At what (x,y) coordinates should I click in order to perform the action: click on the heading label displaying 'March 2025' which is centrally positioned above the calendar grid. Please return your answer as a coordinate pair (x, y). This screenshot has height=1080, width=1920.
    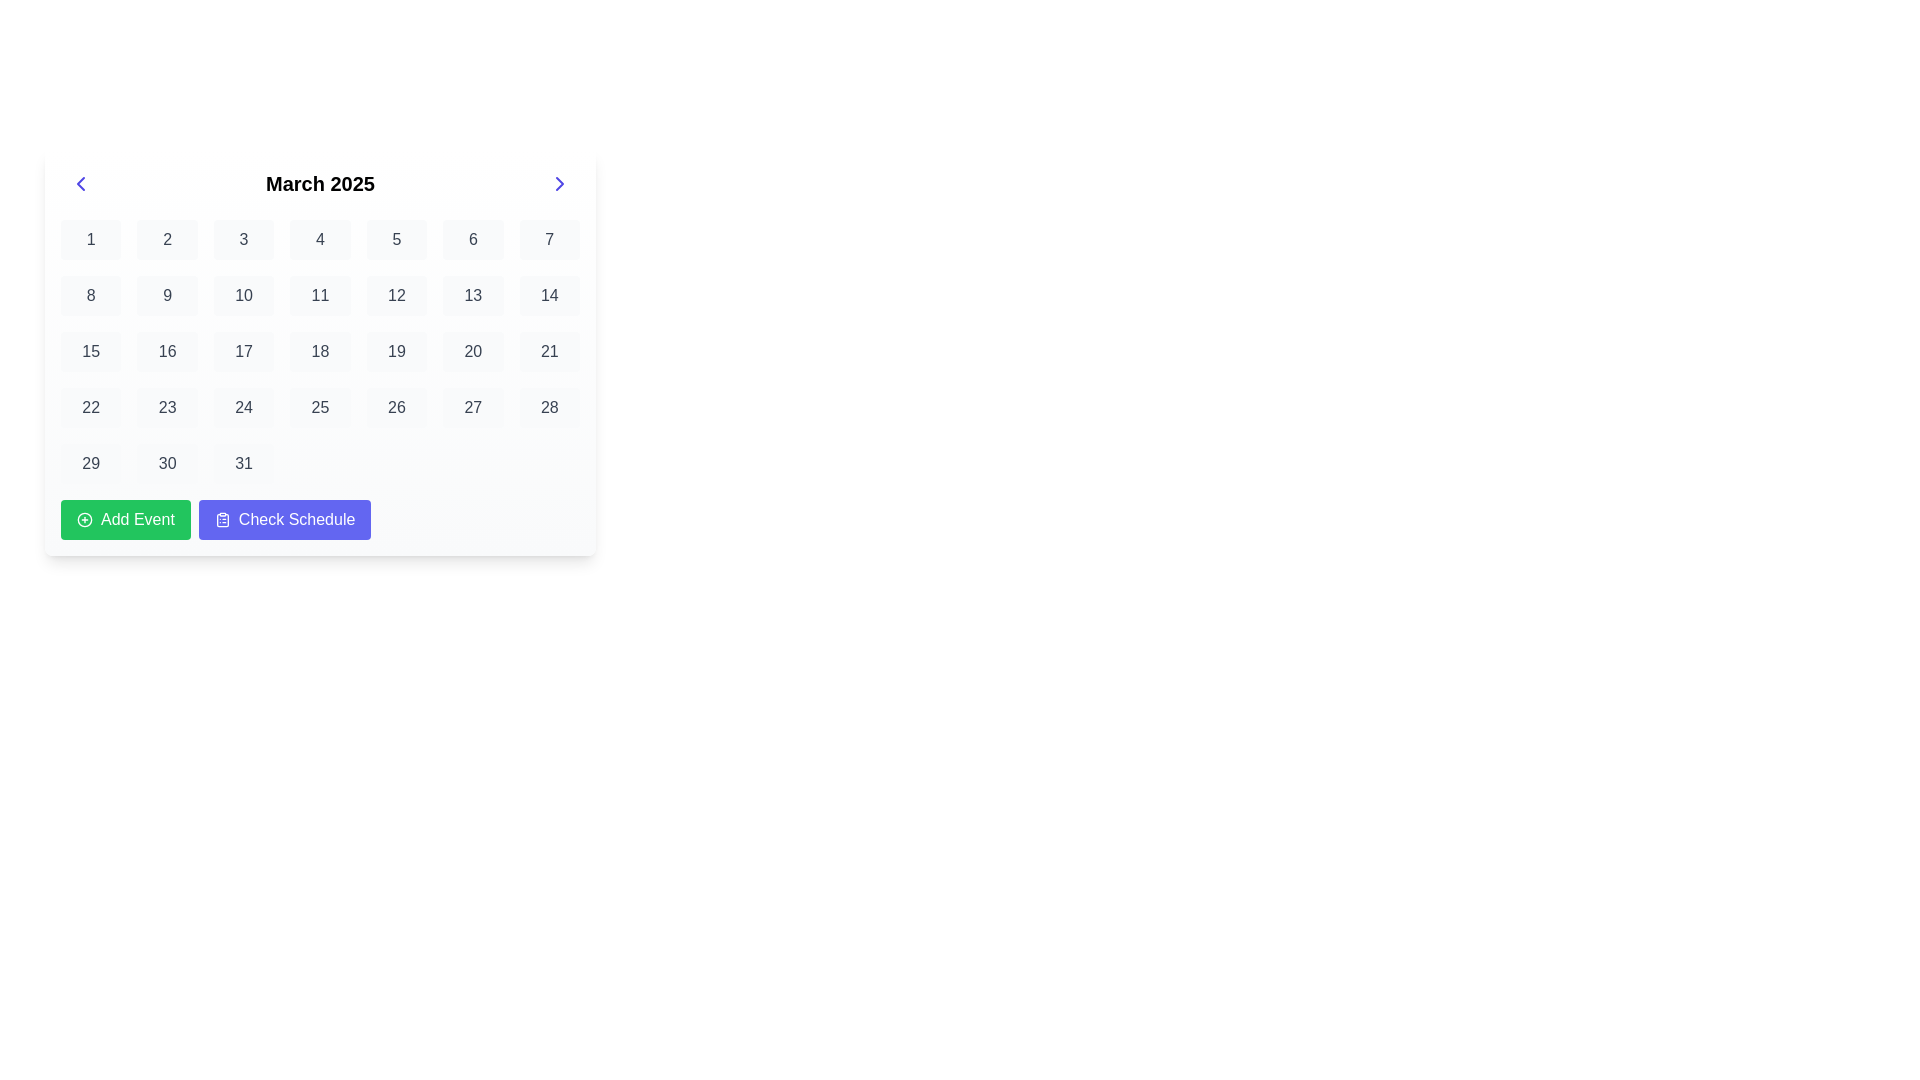
    Looking at the image, I should click on (320, 184).